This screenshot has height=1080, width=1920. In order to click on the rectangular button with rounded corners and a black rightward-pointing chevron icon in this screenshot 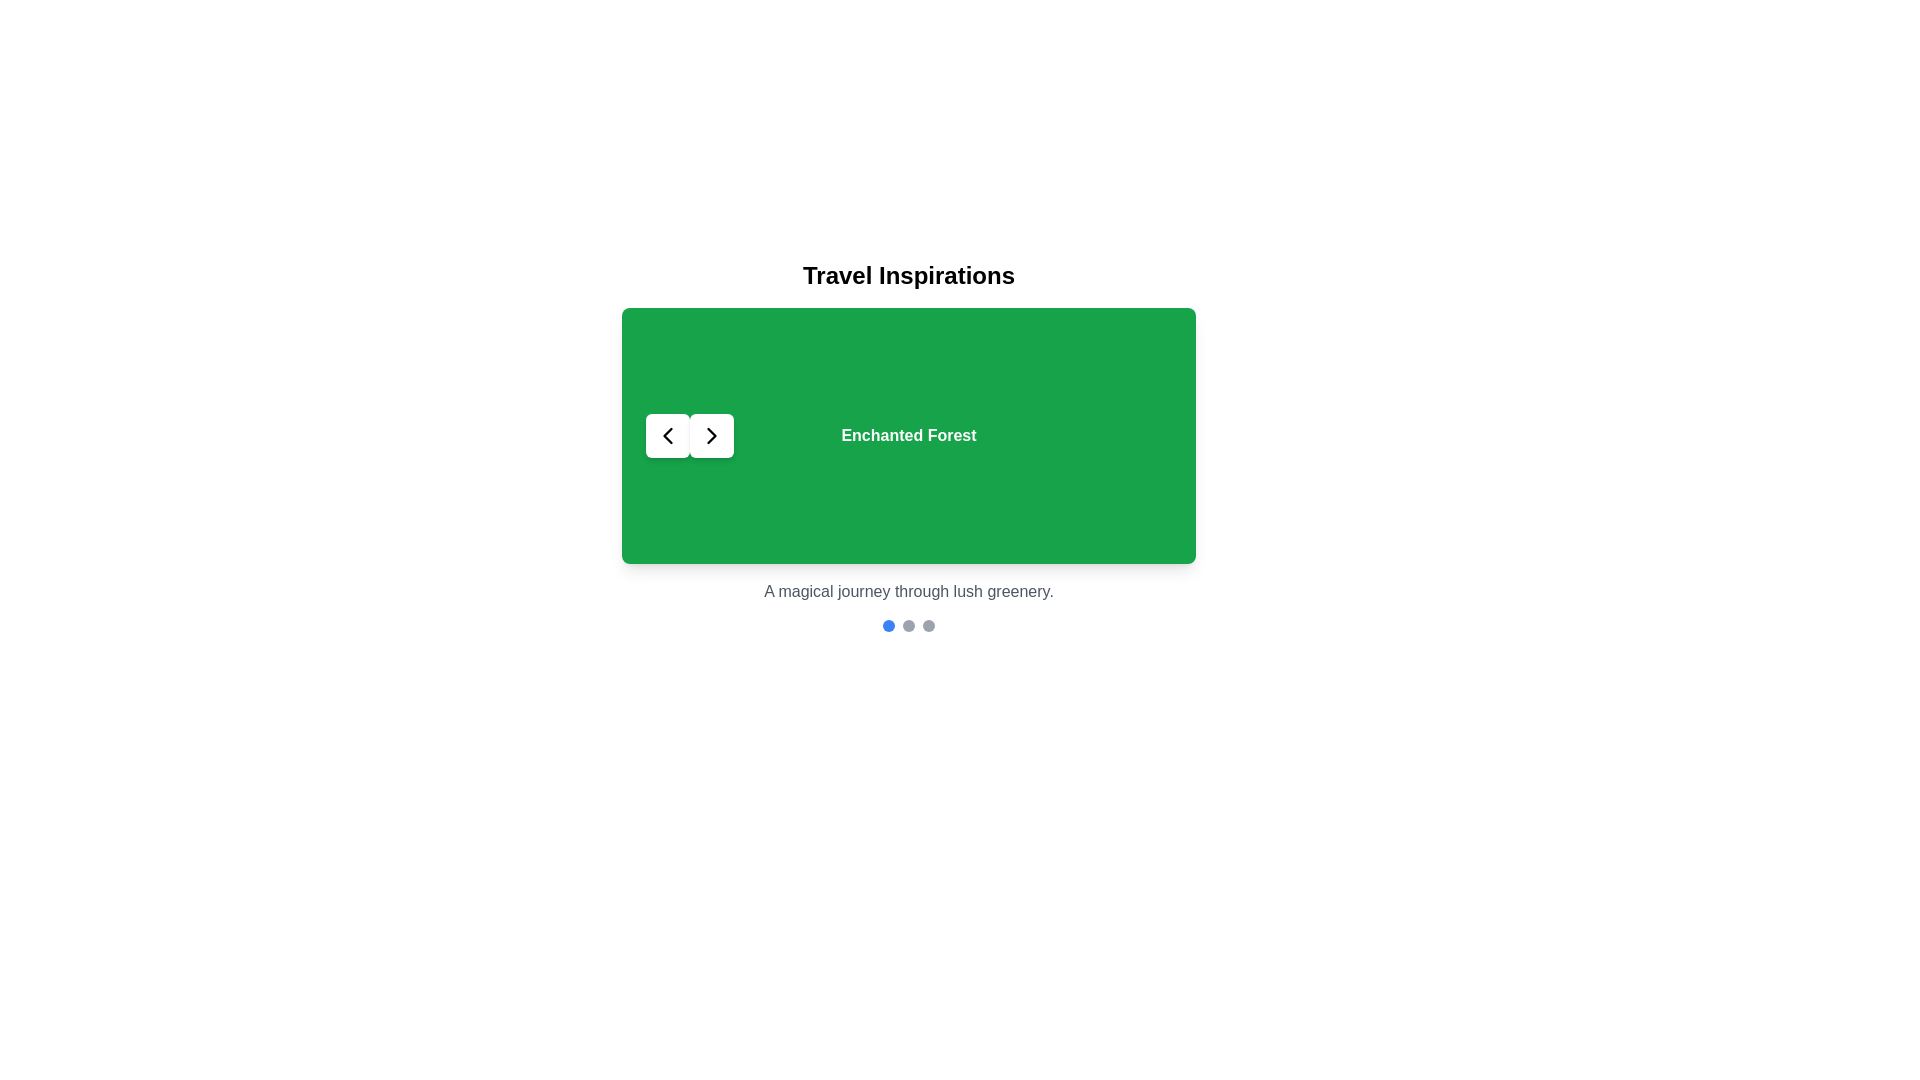, I will do `click(711, 434)`.